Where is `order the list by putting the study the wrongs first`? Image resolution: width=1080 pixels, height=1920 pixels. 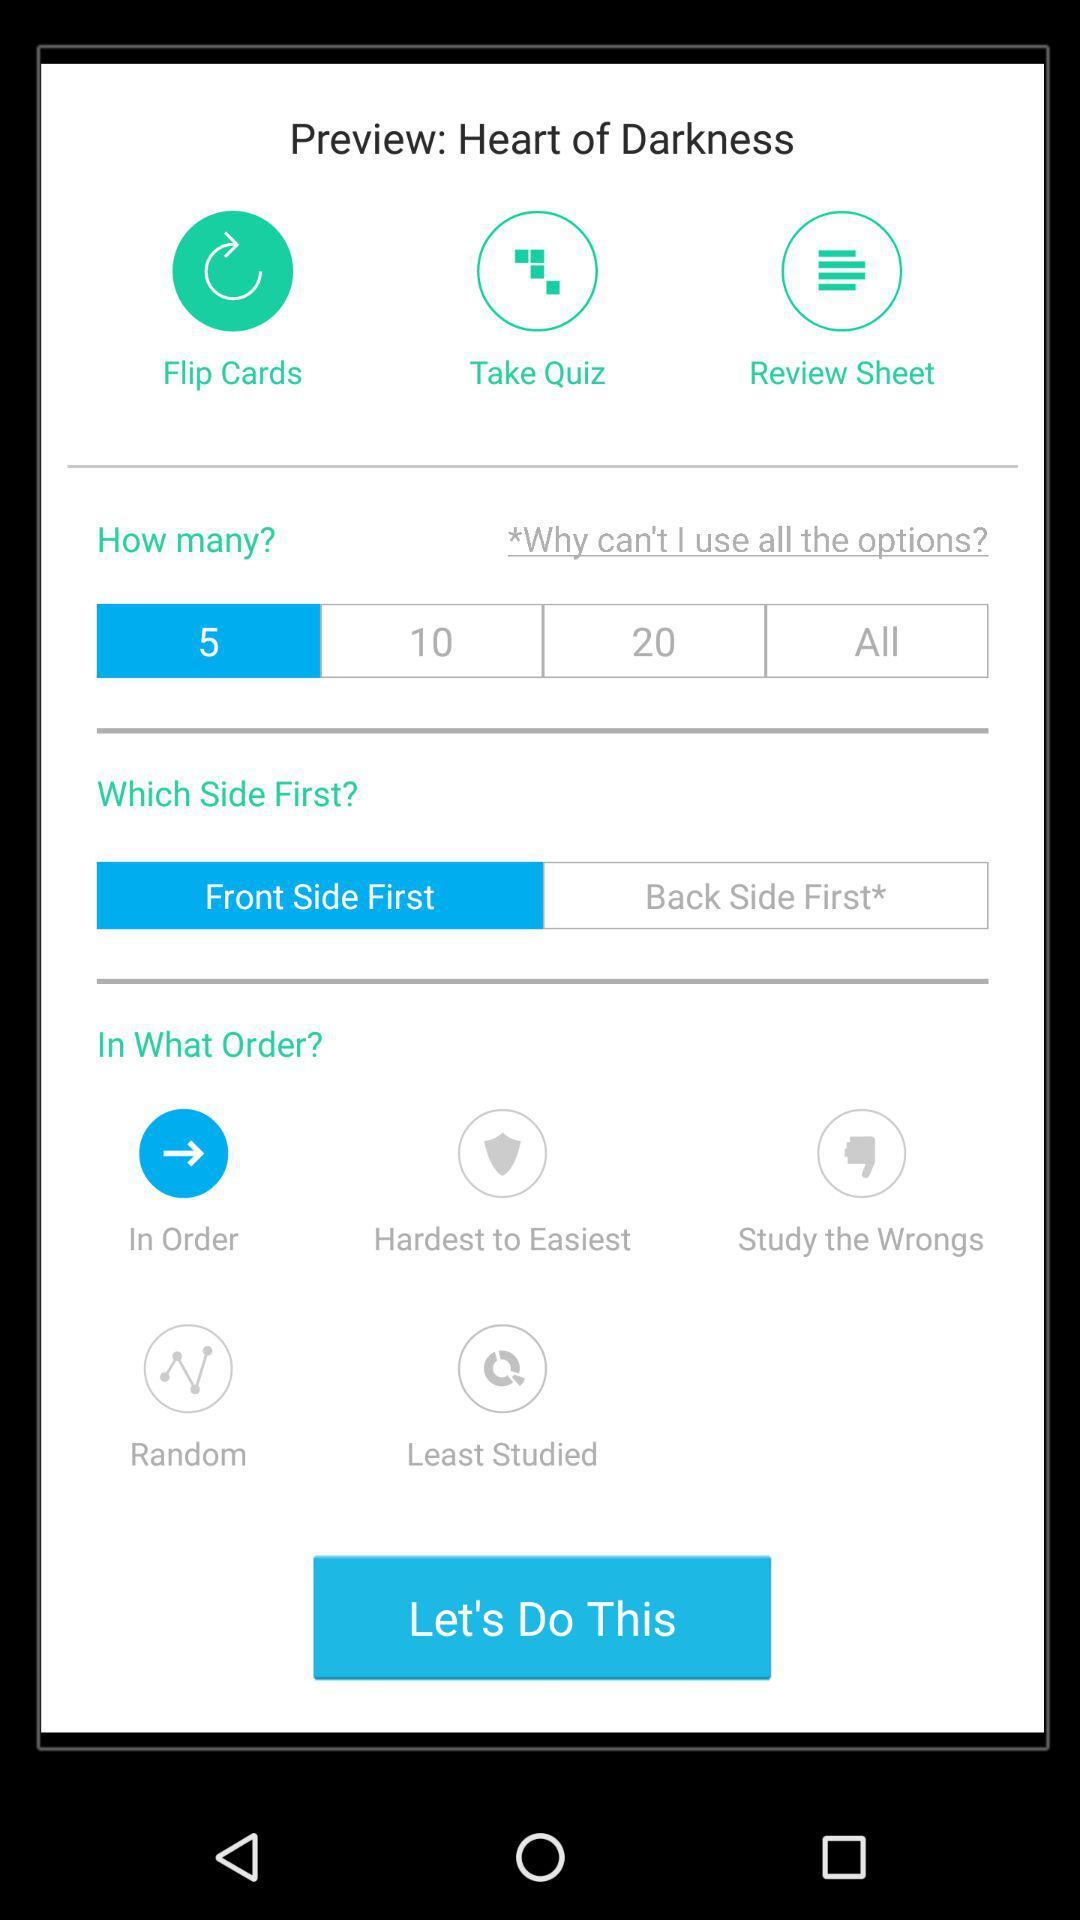 order the list by putting the study the wrongs first is located at coordinates (860, 1153).